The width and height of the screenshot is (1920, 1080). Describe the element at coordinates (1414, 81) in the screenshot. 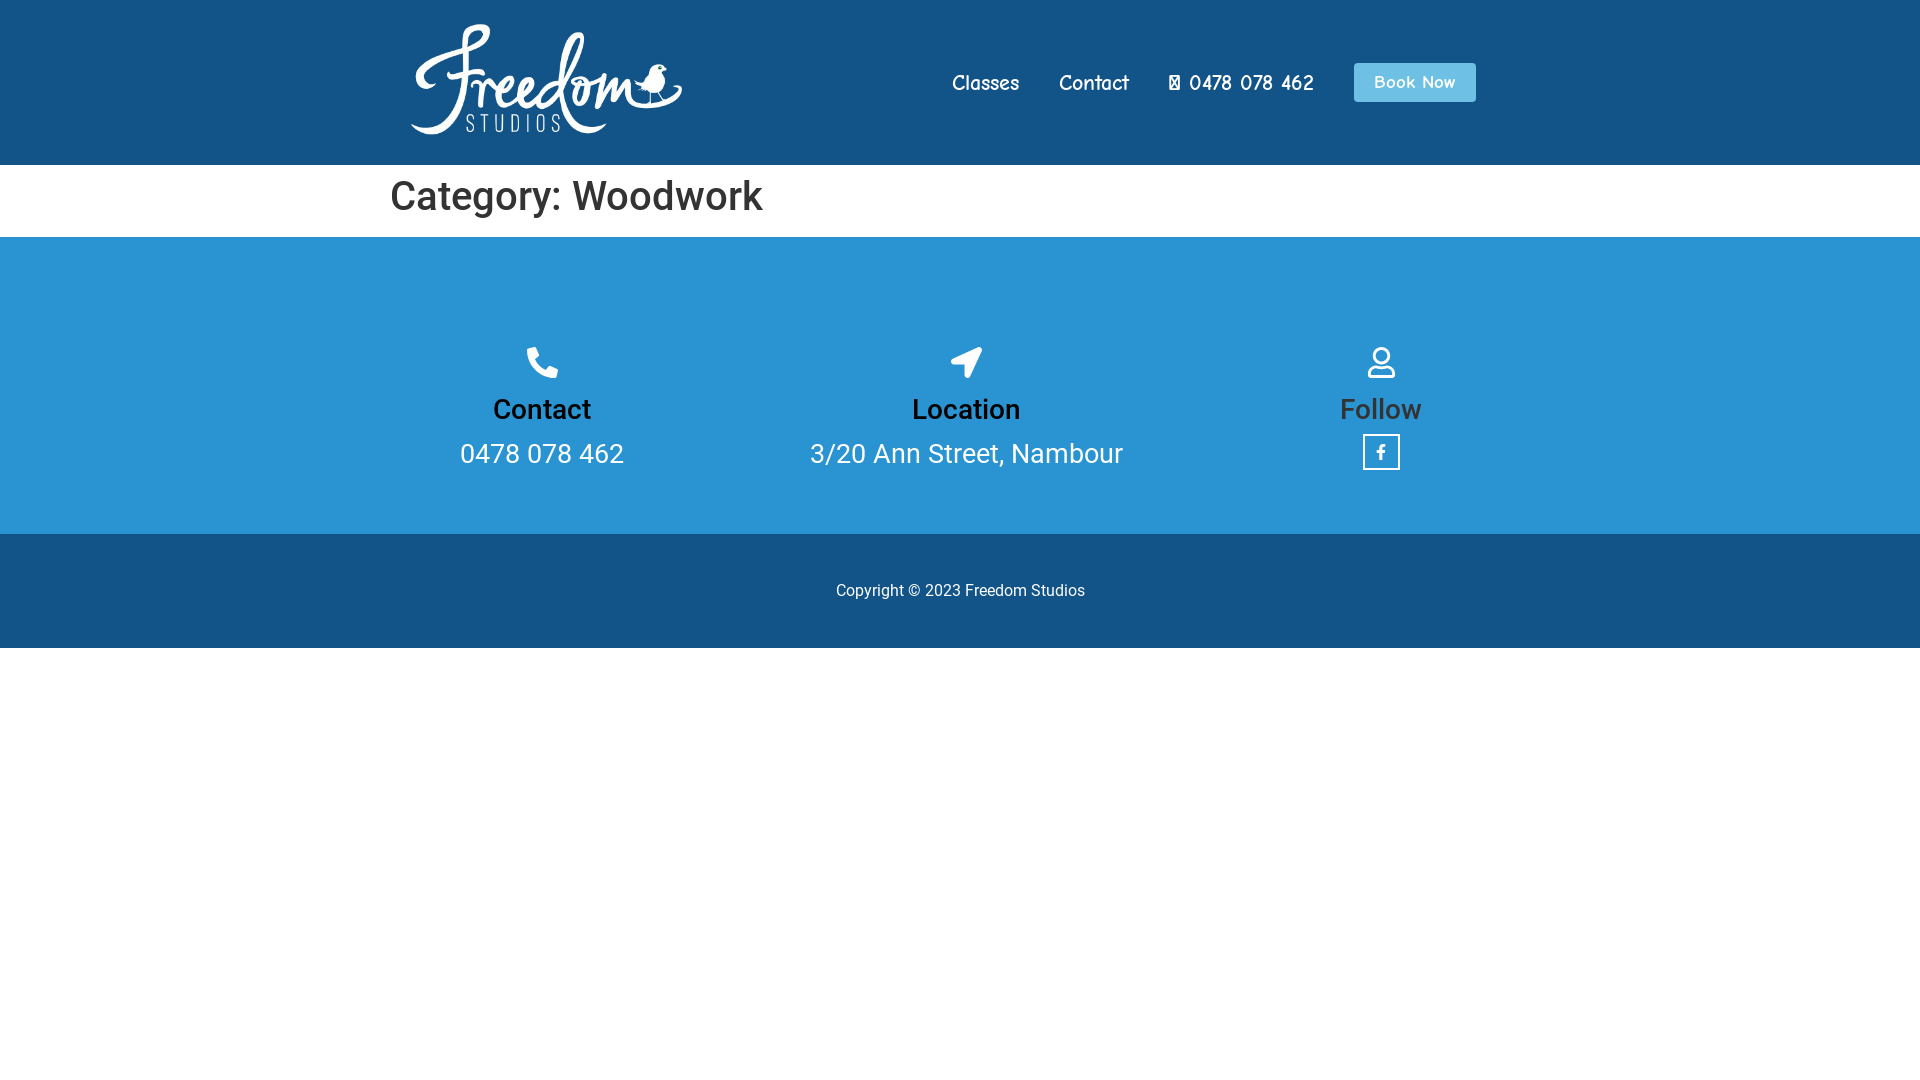

I see `'Book Now'` at that location.